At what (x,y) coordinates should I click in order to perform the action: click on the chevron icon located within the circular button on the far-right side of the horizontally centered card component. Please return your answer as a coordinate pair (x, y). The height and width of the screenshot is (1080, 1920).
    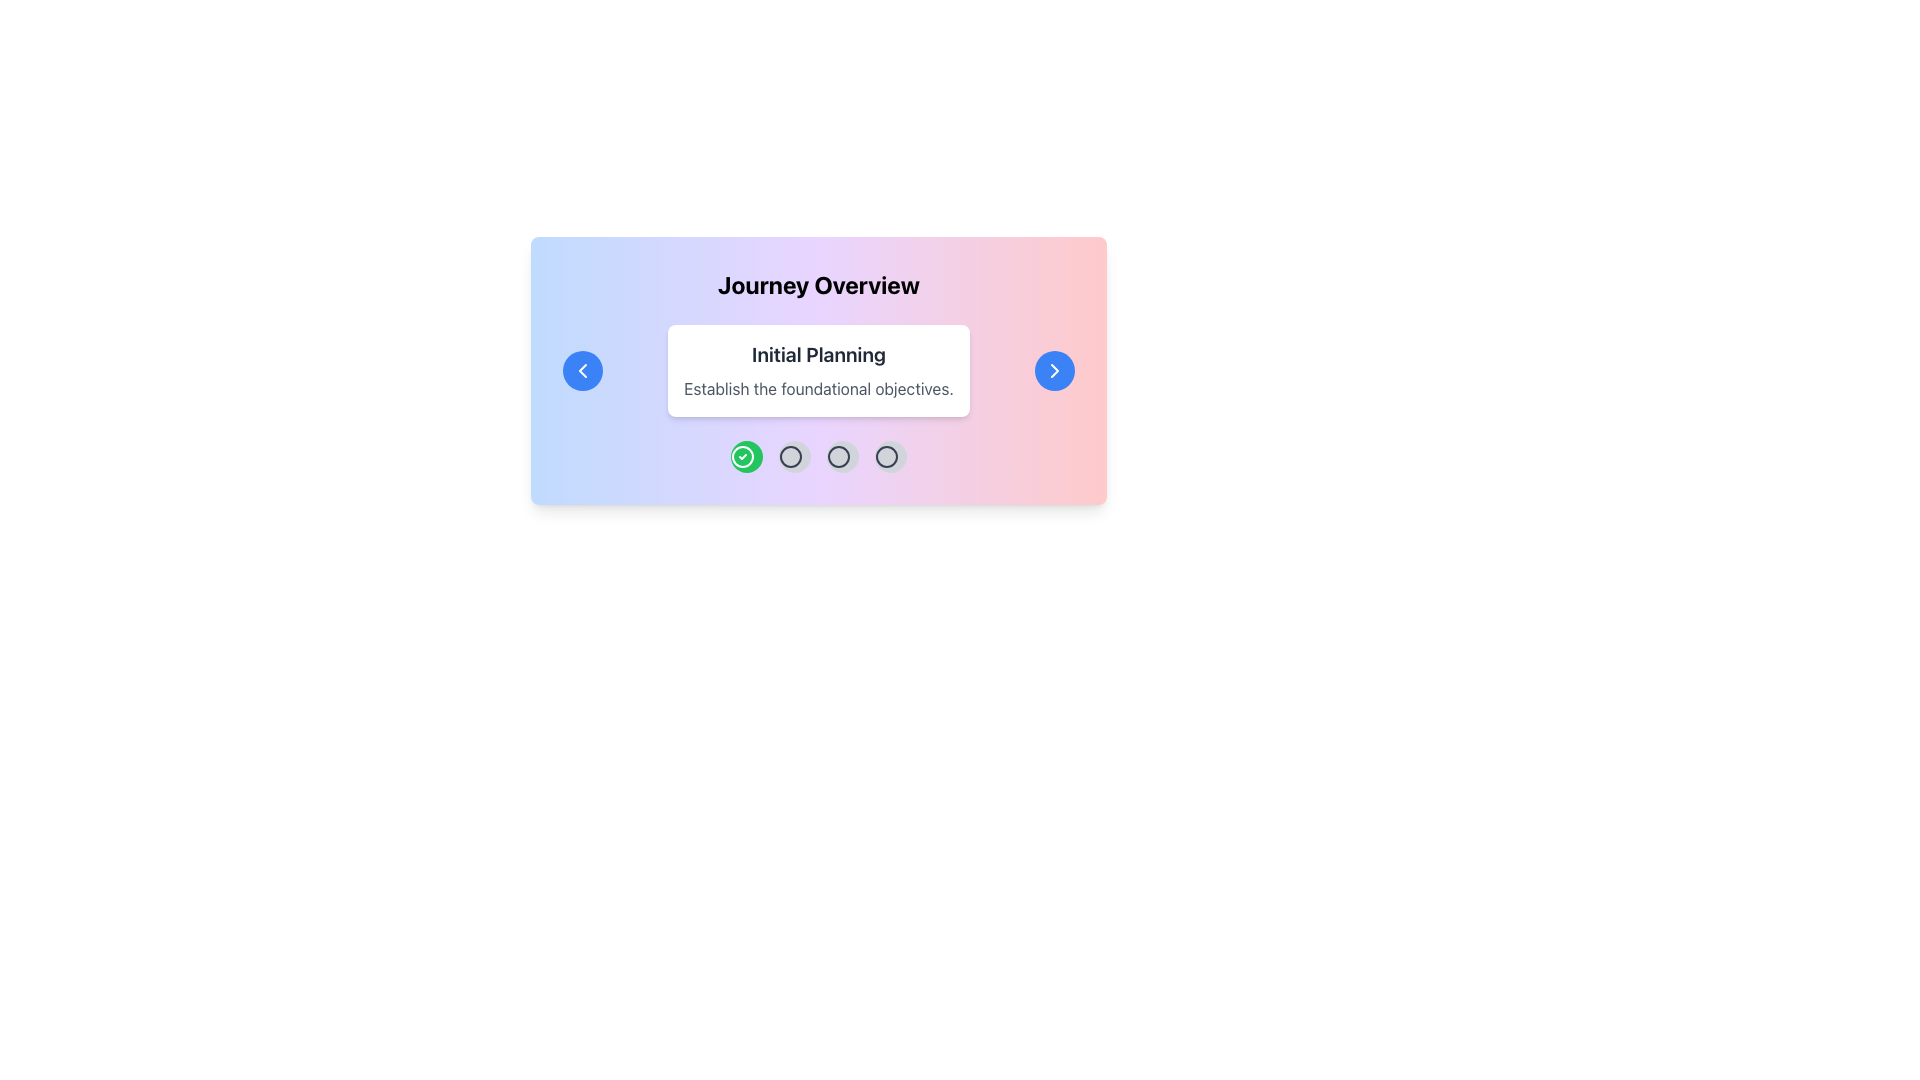
    Looking at the image, I should click on (1054, 370).